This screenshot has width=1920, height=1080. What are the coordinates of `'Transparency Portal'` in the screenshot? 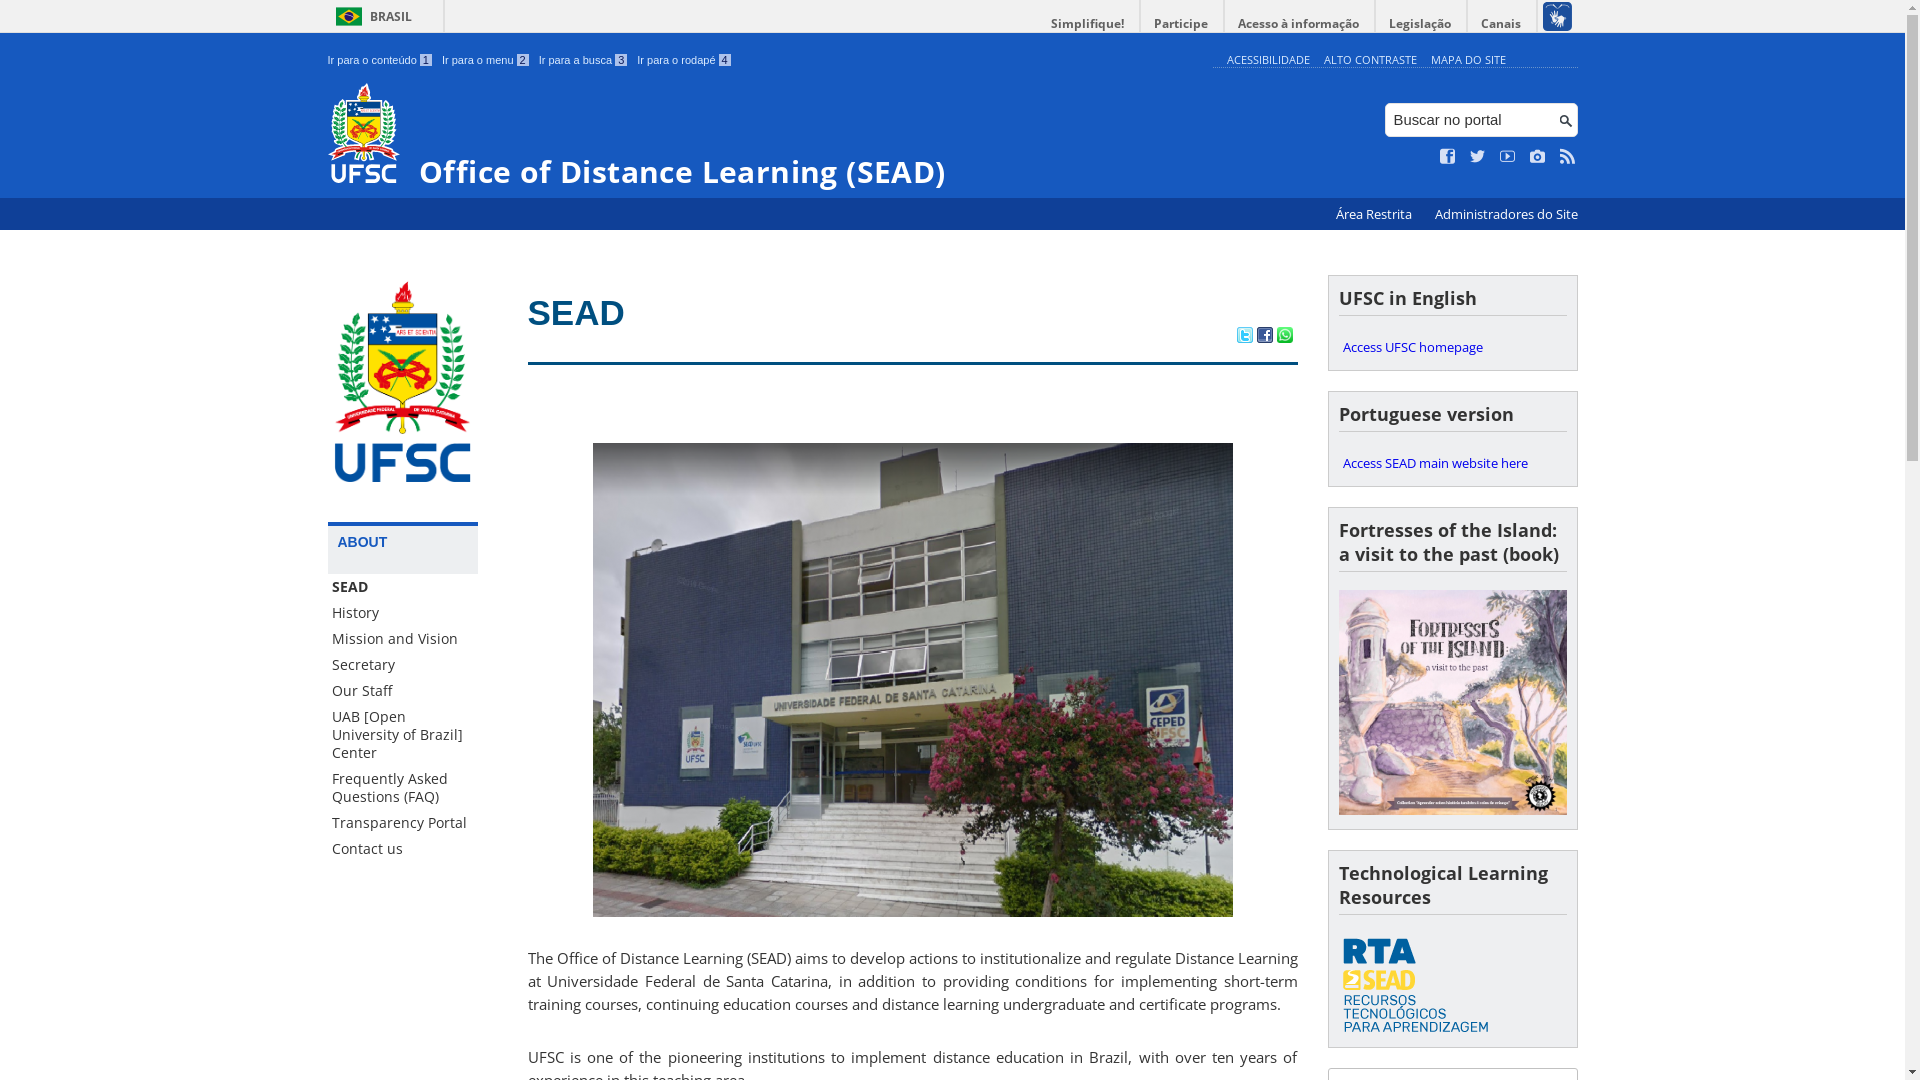 It's located at (402, 822).